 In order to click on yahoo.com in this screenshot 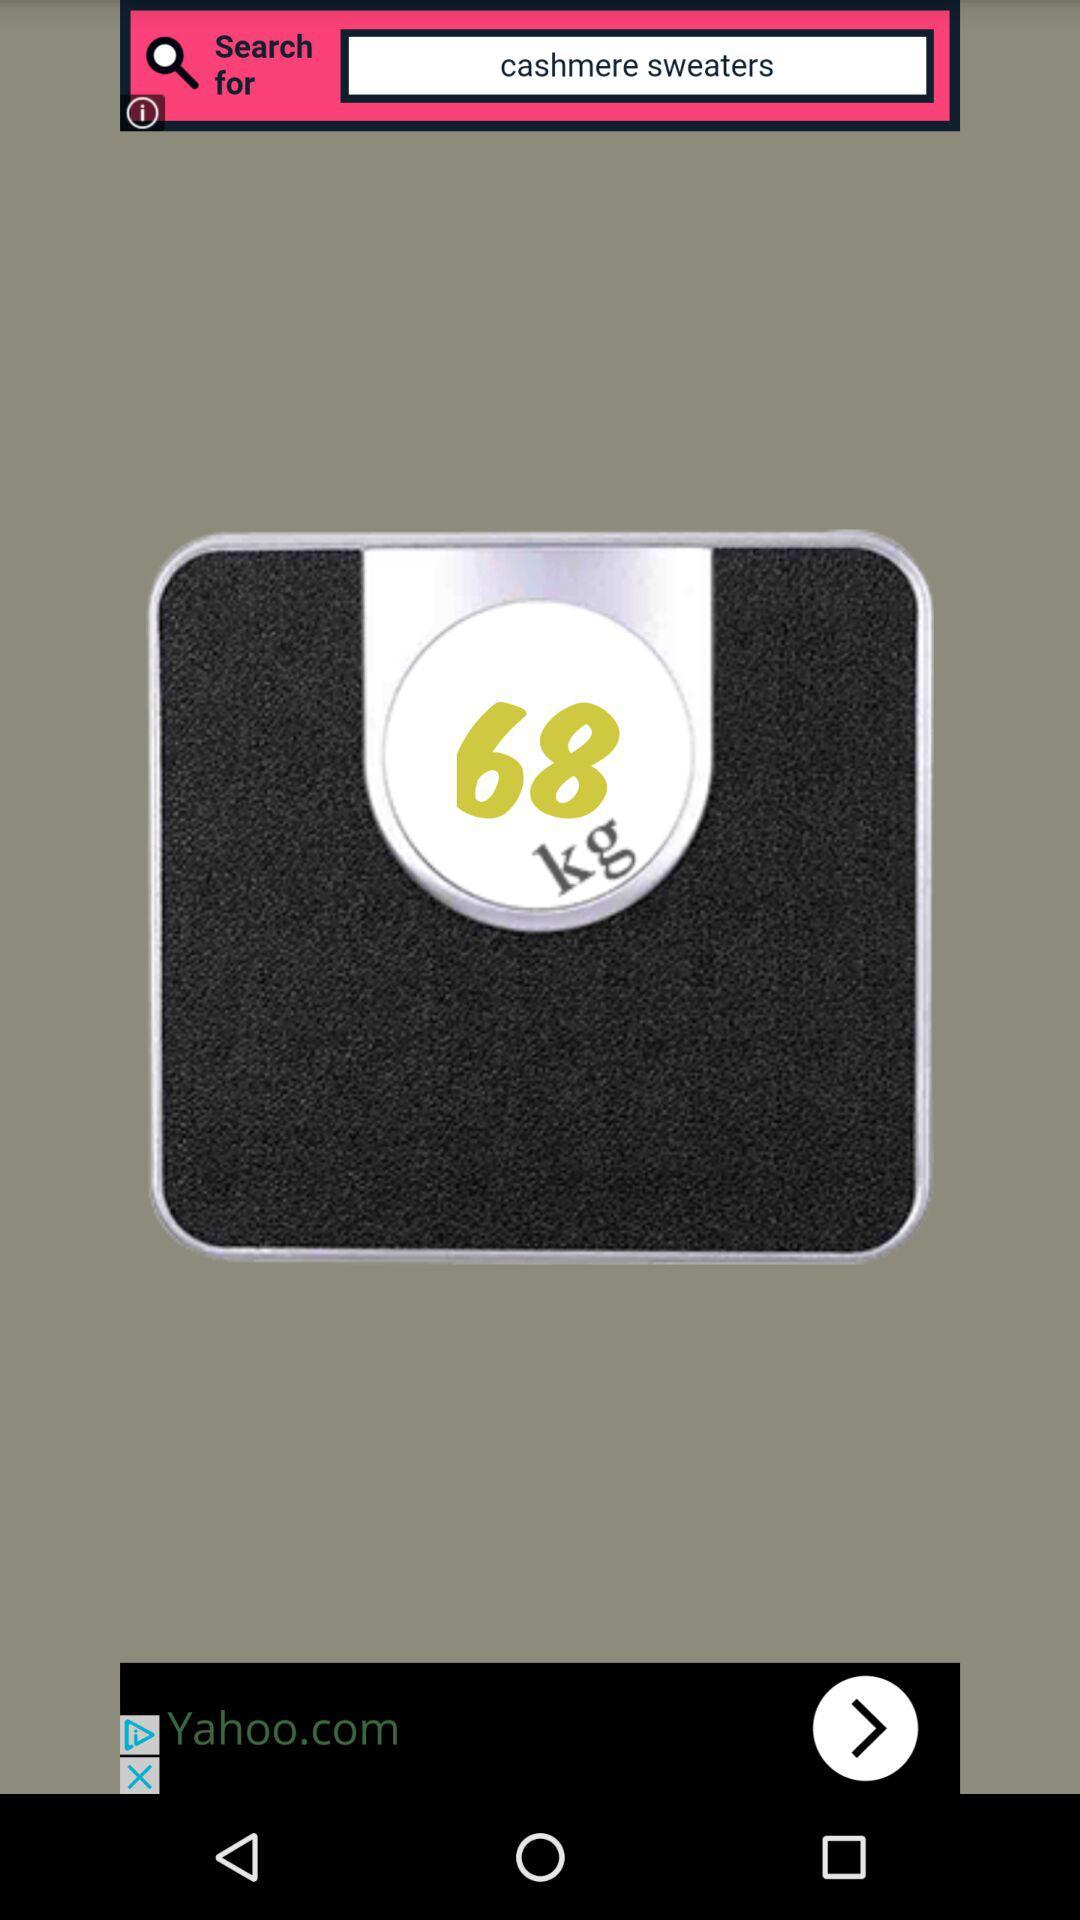, I will do `click(540, 1727)`.